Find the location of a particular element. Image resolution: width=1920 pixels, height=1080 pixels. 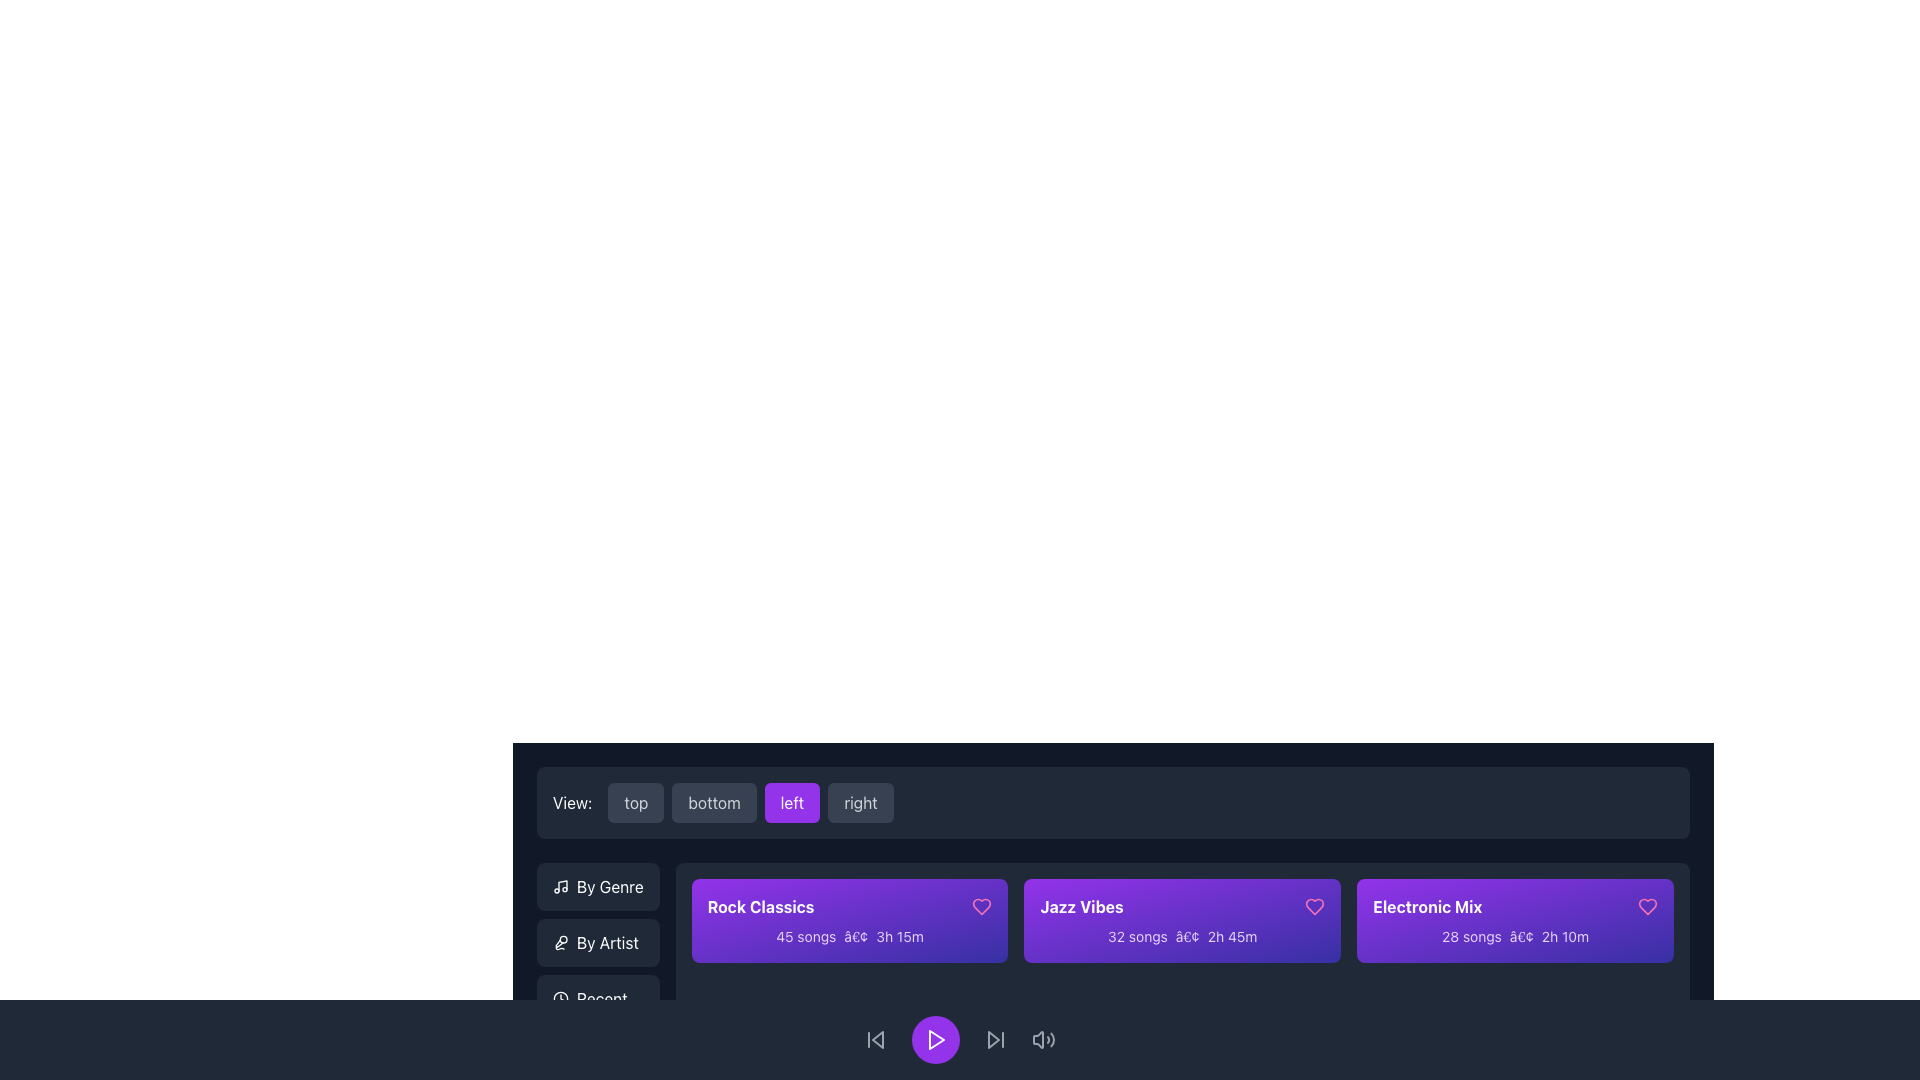

the Control Panel at the bottom of the interface is located at coordinates (960, 1039).